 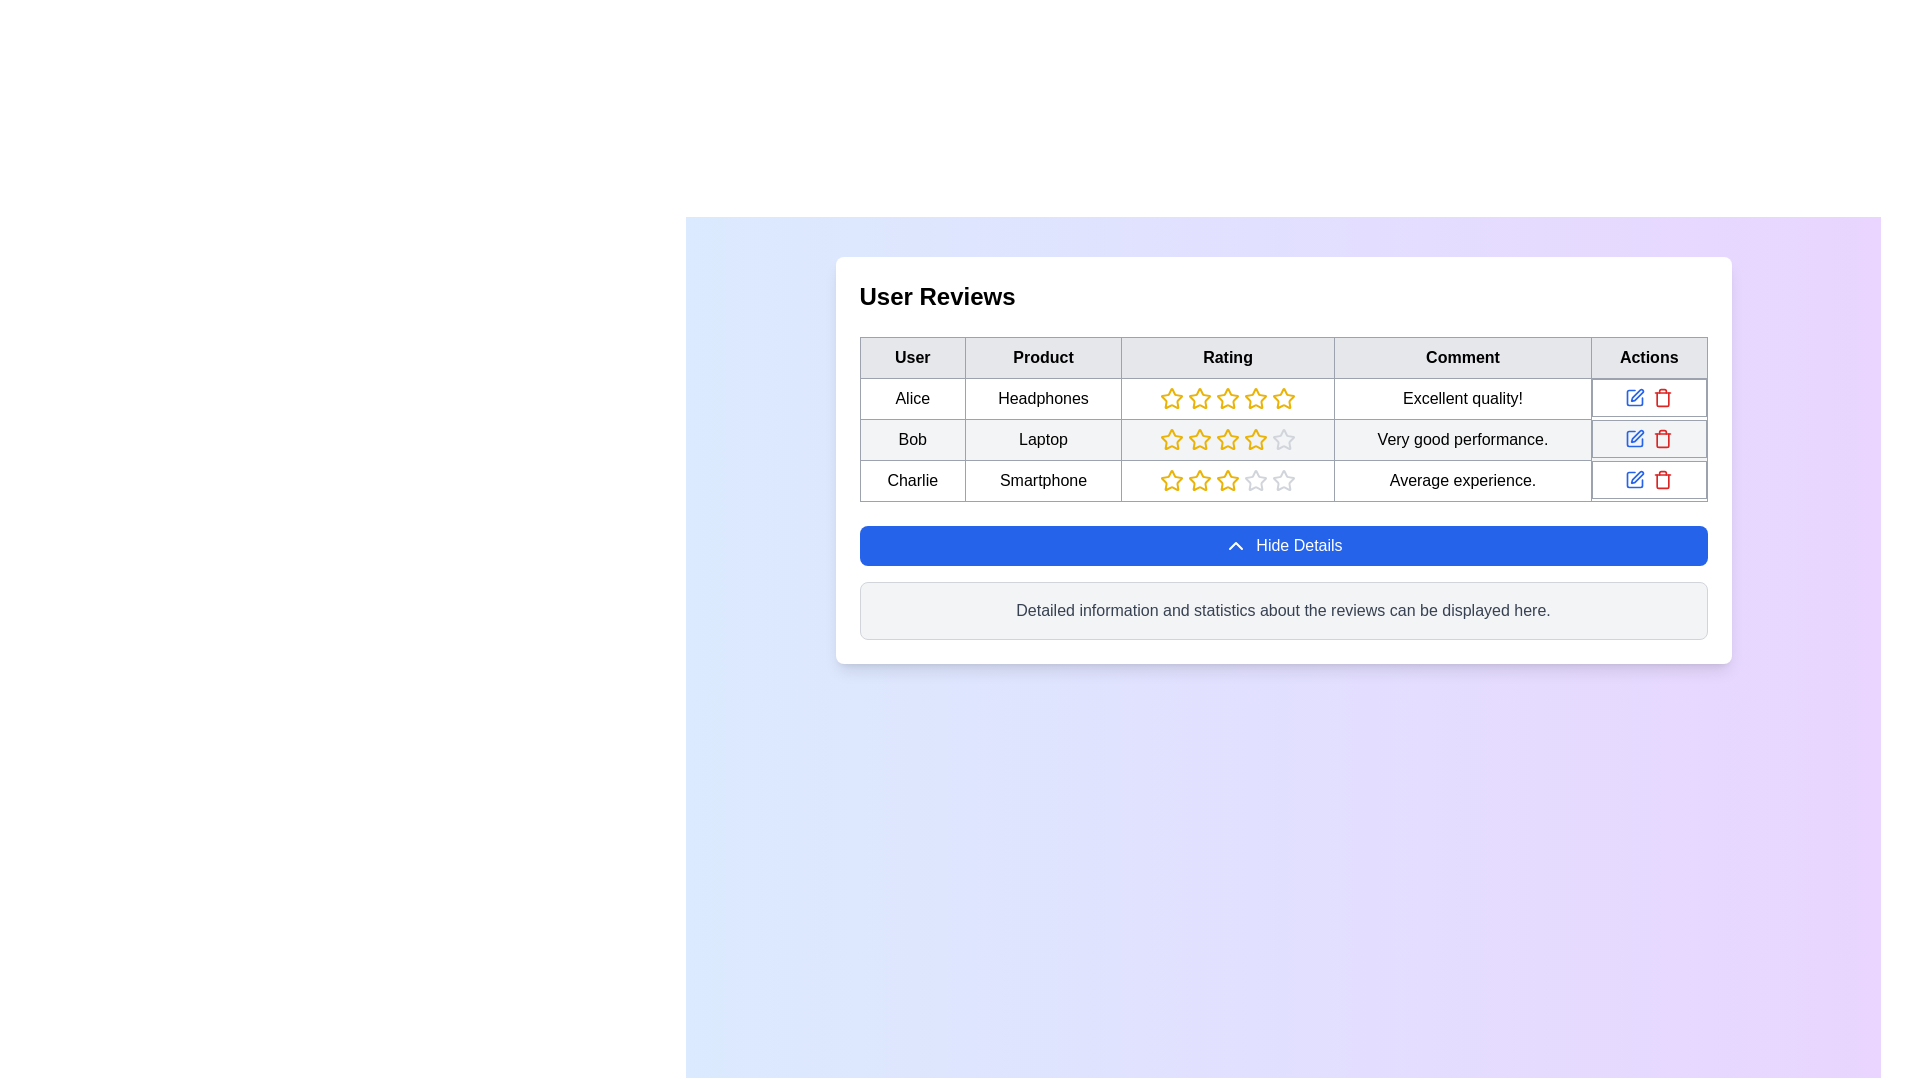 I want to click on the group of stars representing the rating for the product 'Smartphone', so click(x=1227, y=481).